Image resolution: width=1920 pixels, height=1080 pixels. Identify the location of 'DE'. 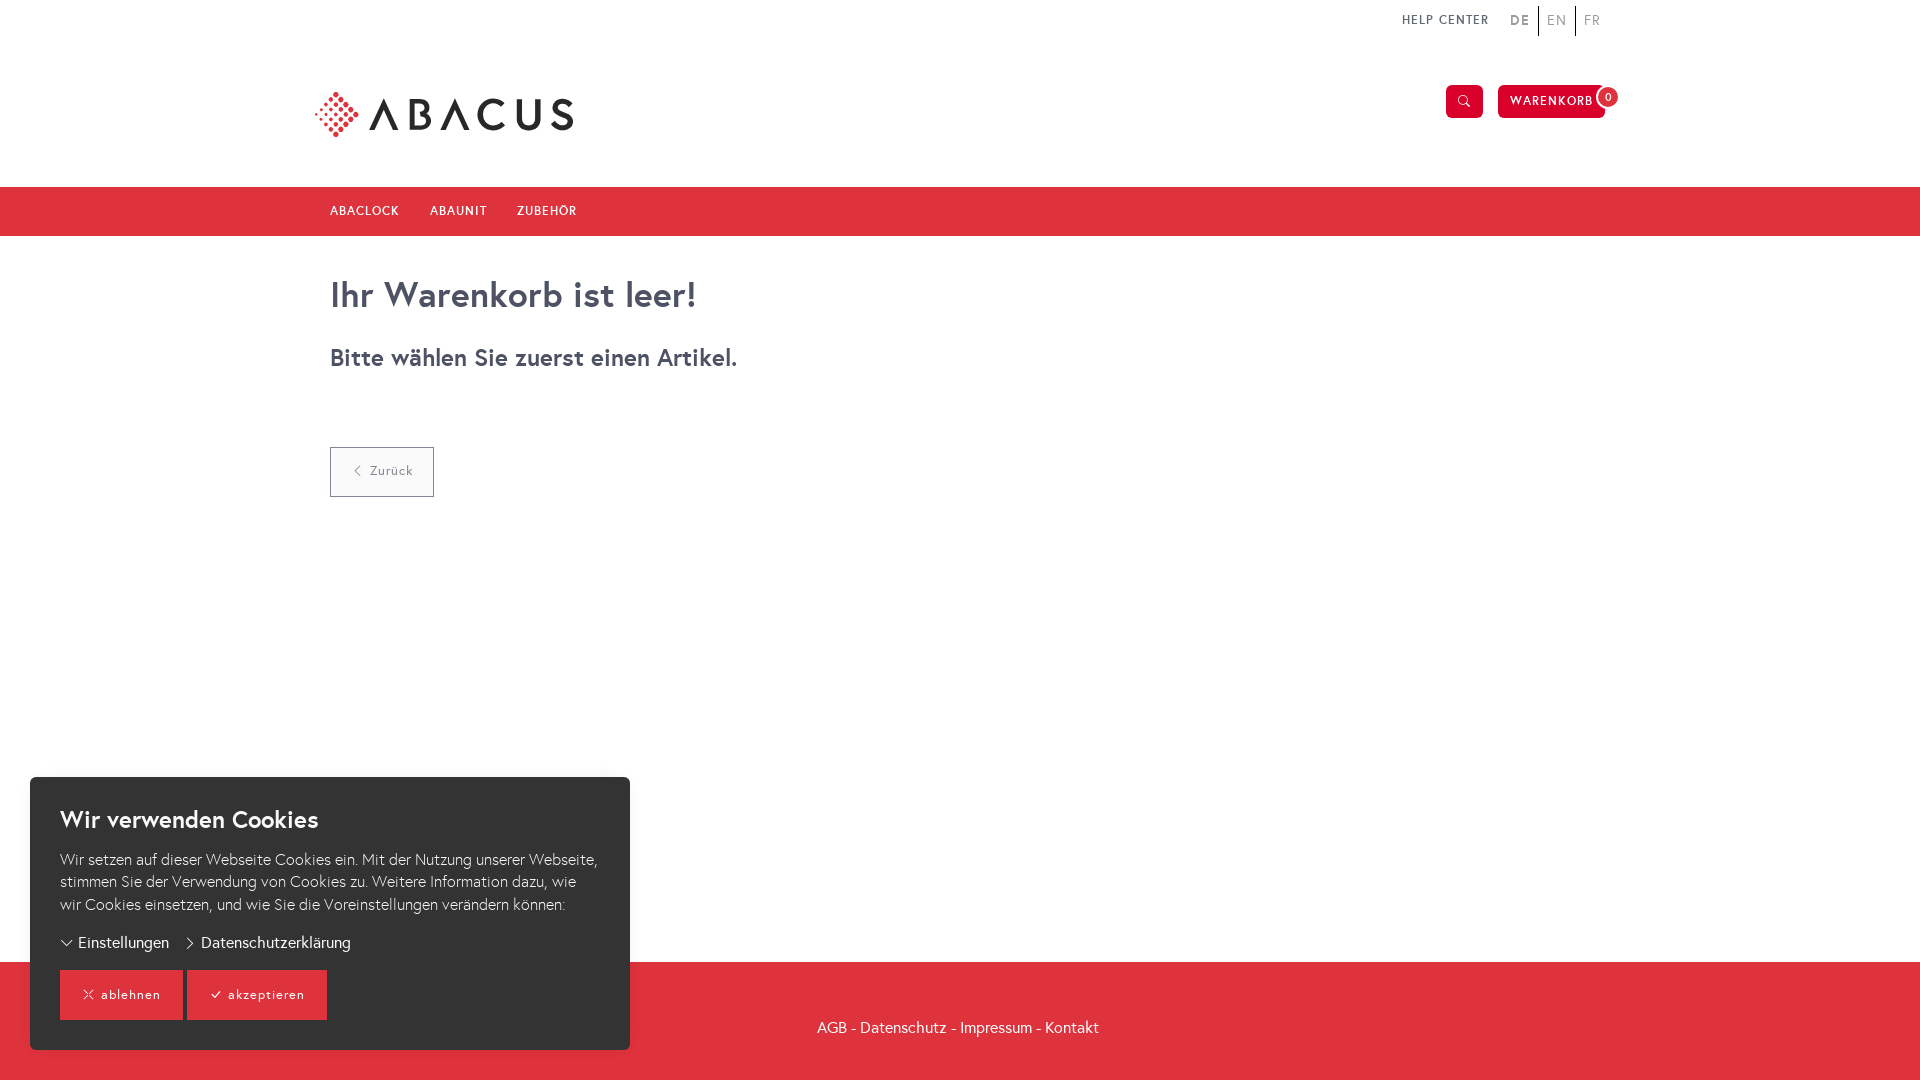
(1520, 19).